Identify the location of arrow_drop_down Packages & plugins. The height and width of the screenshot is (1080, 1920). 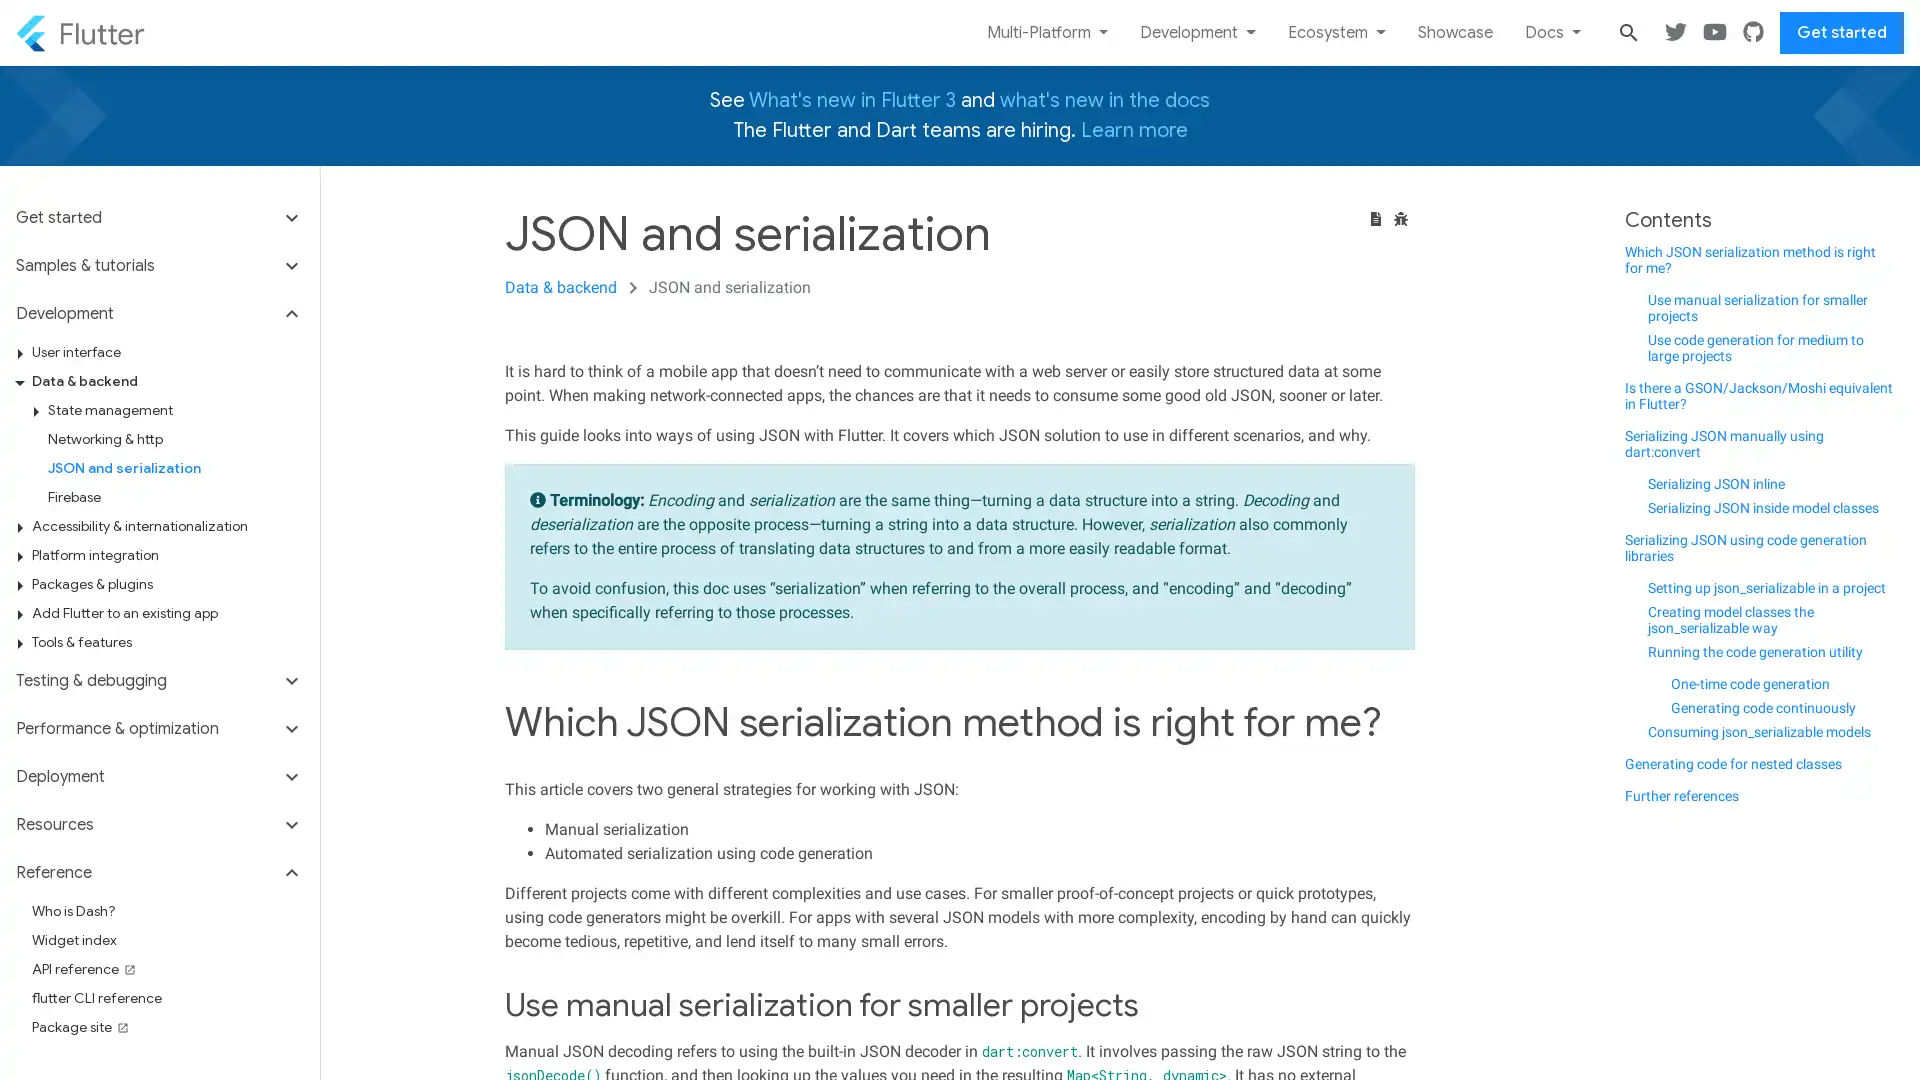
(167, 584).